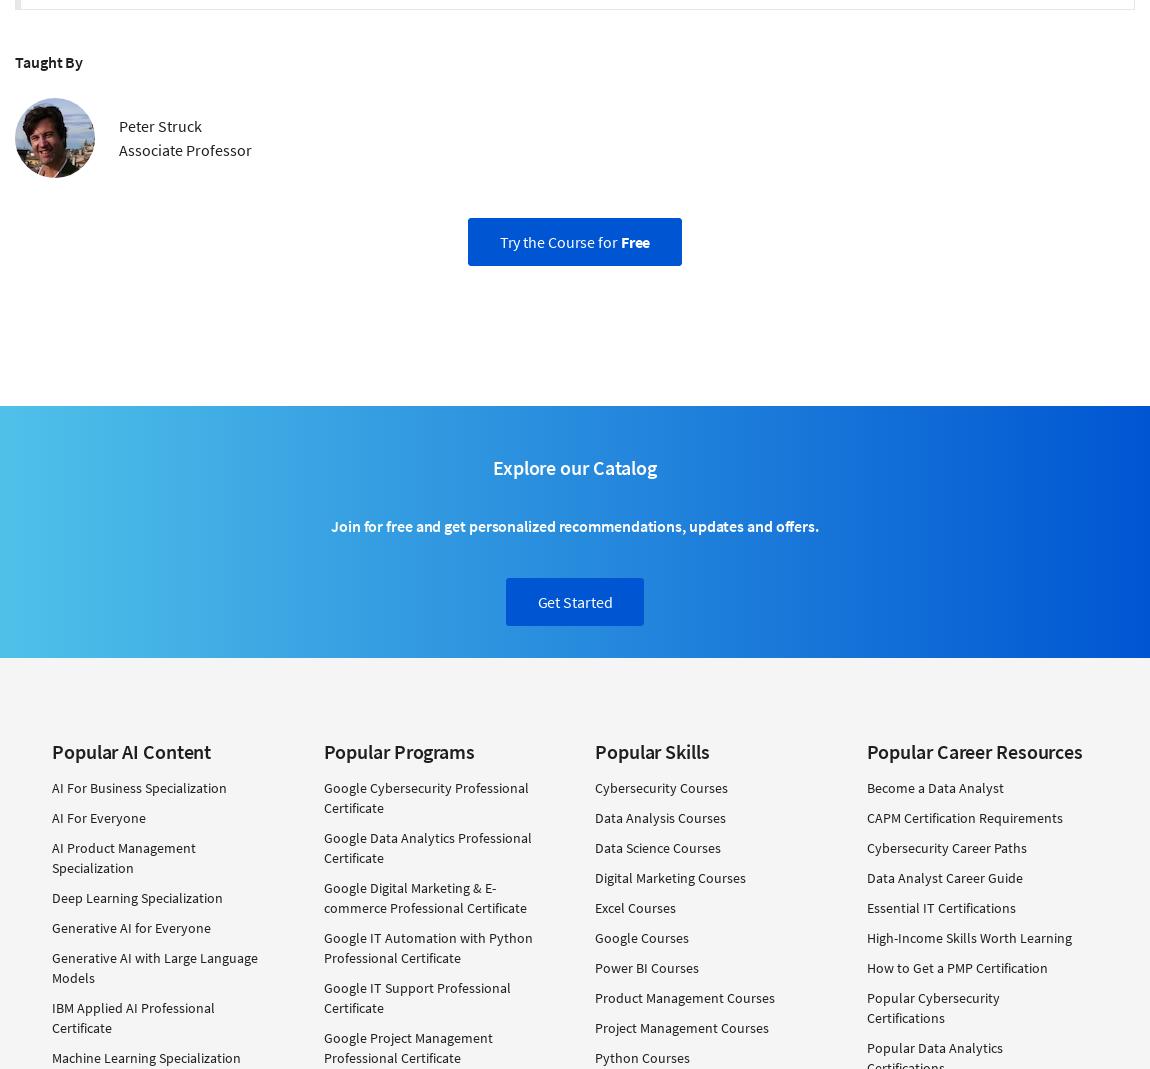  I want to click on 'Machine Learning Specialization', so click(145, 1057).